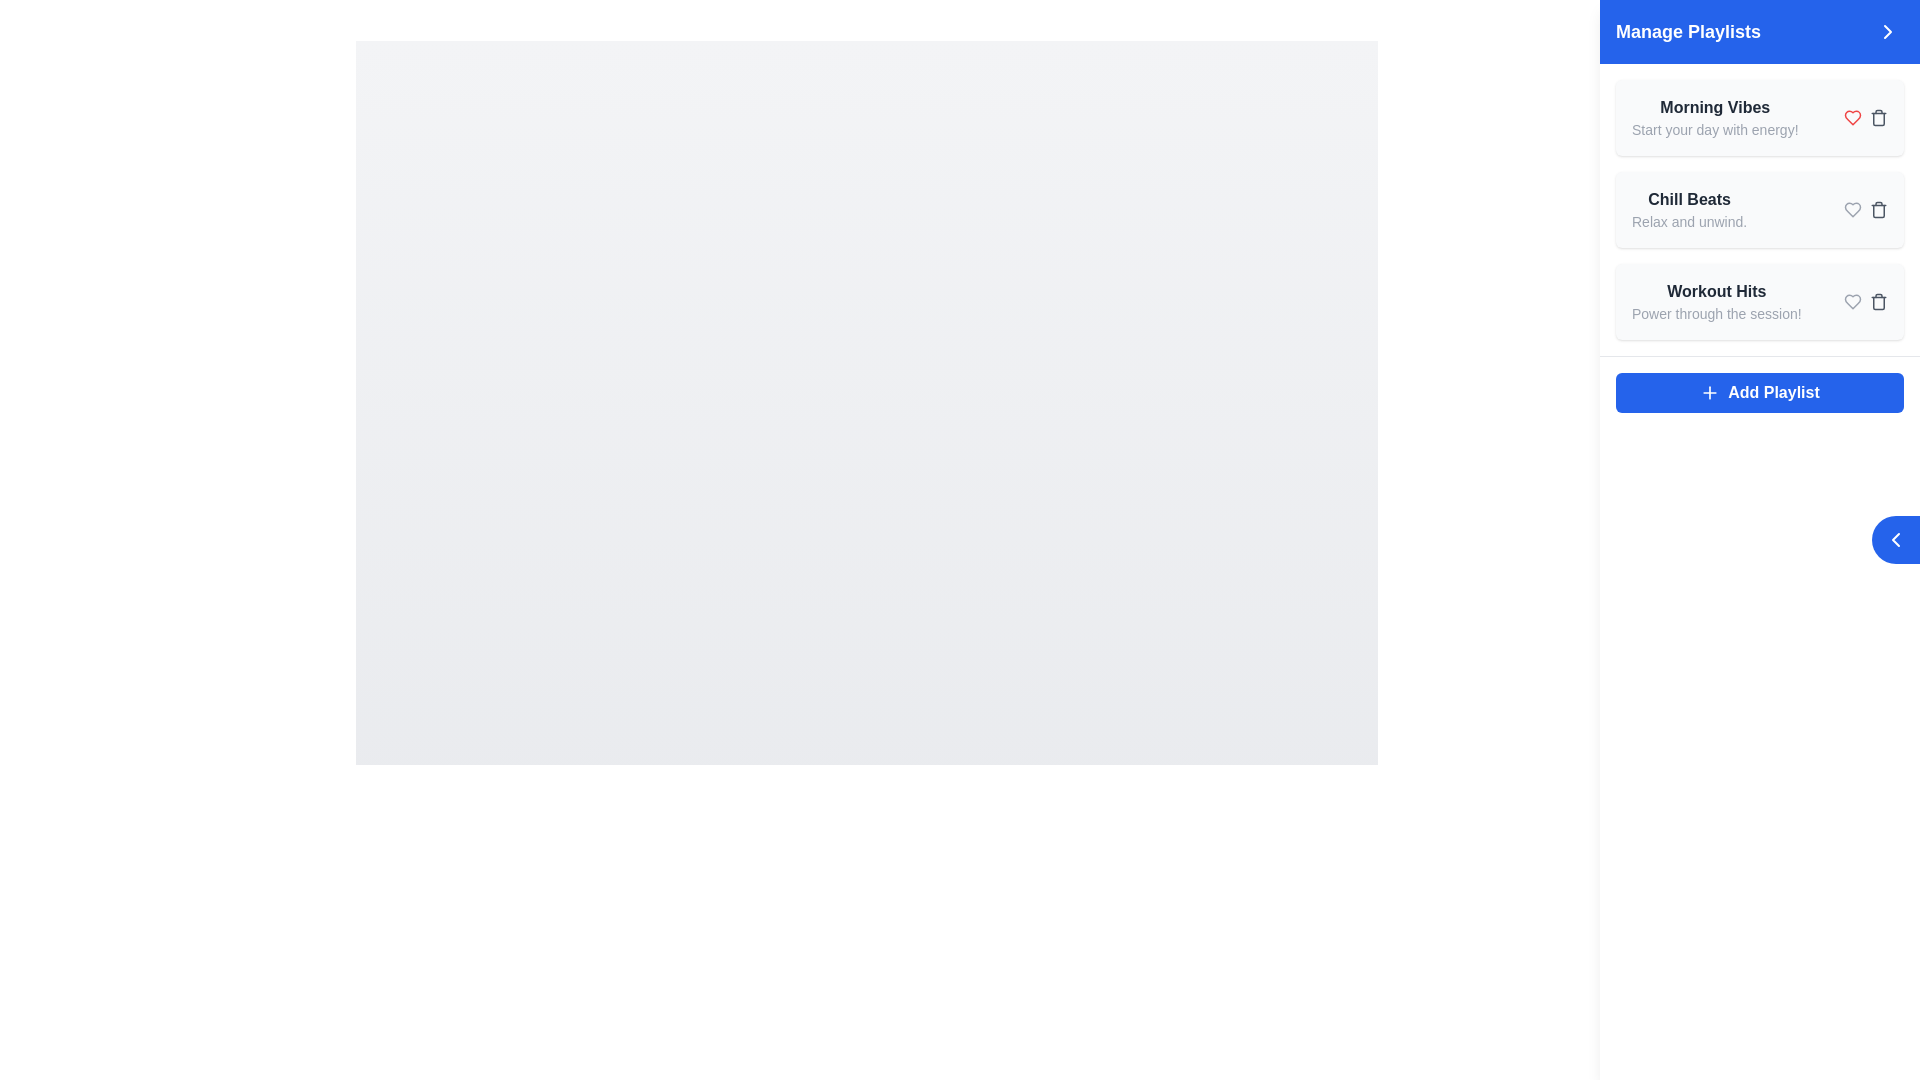  Describe the element at coordinates (1714, 118) in the screenshot. I see `the clickable playlist item with the heading 'Morning Vibes' and subheading 'Start your day with energy!' located in the 'Manage Playlists' section` at that location.